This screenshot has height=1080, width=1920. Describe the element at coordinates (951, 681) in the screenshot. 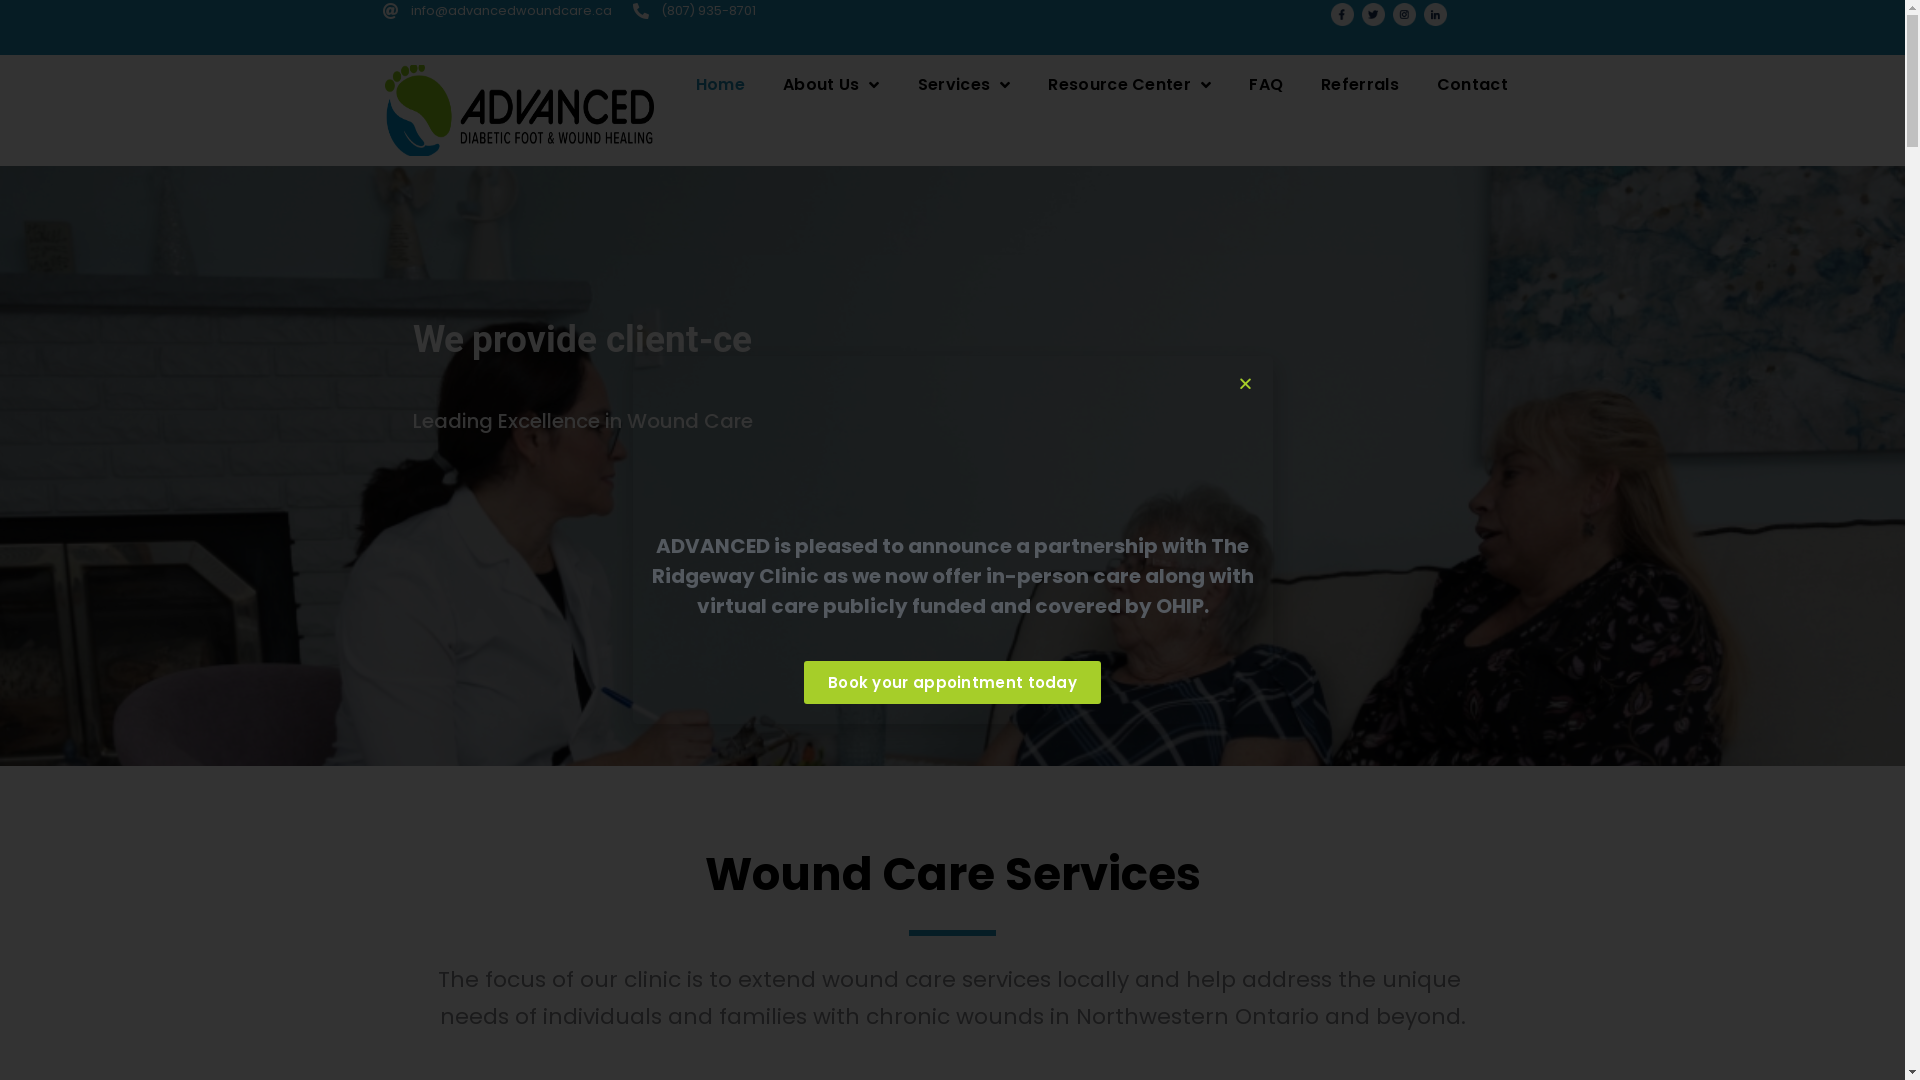

I see `'Book your appointment today'` at that location.